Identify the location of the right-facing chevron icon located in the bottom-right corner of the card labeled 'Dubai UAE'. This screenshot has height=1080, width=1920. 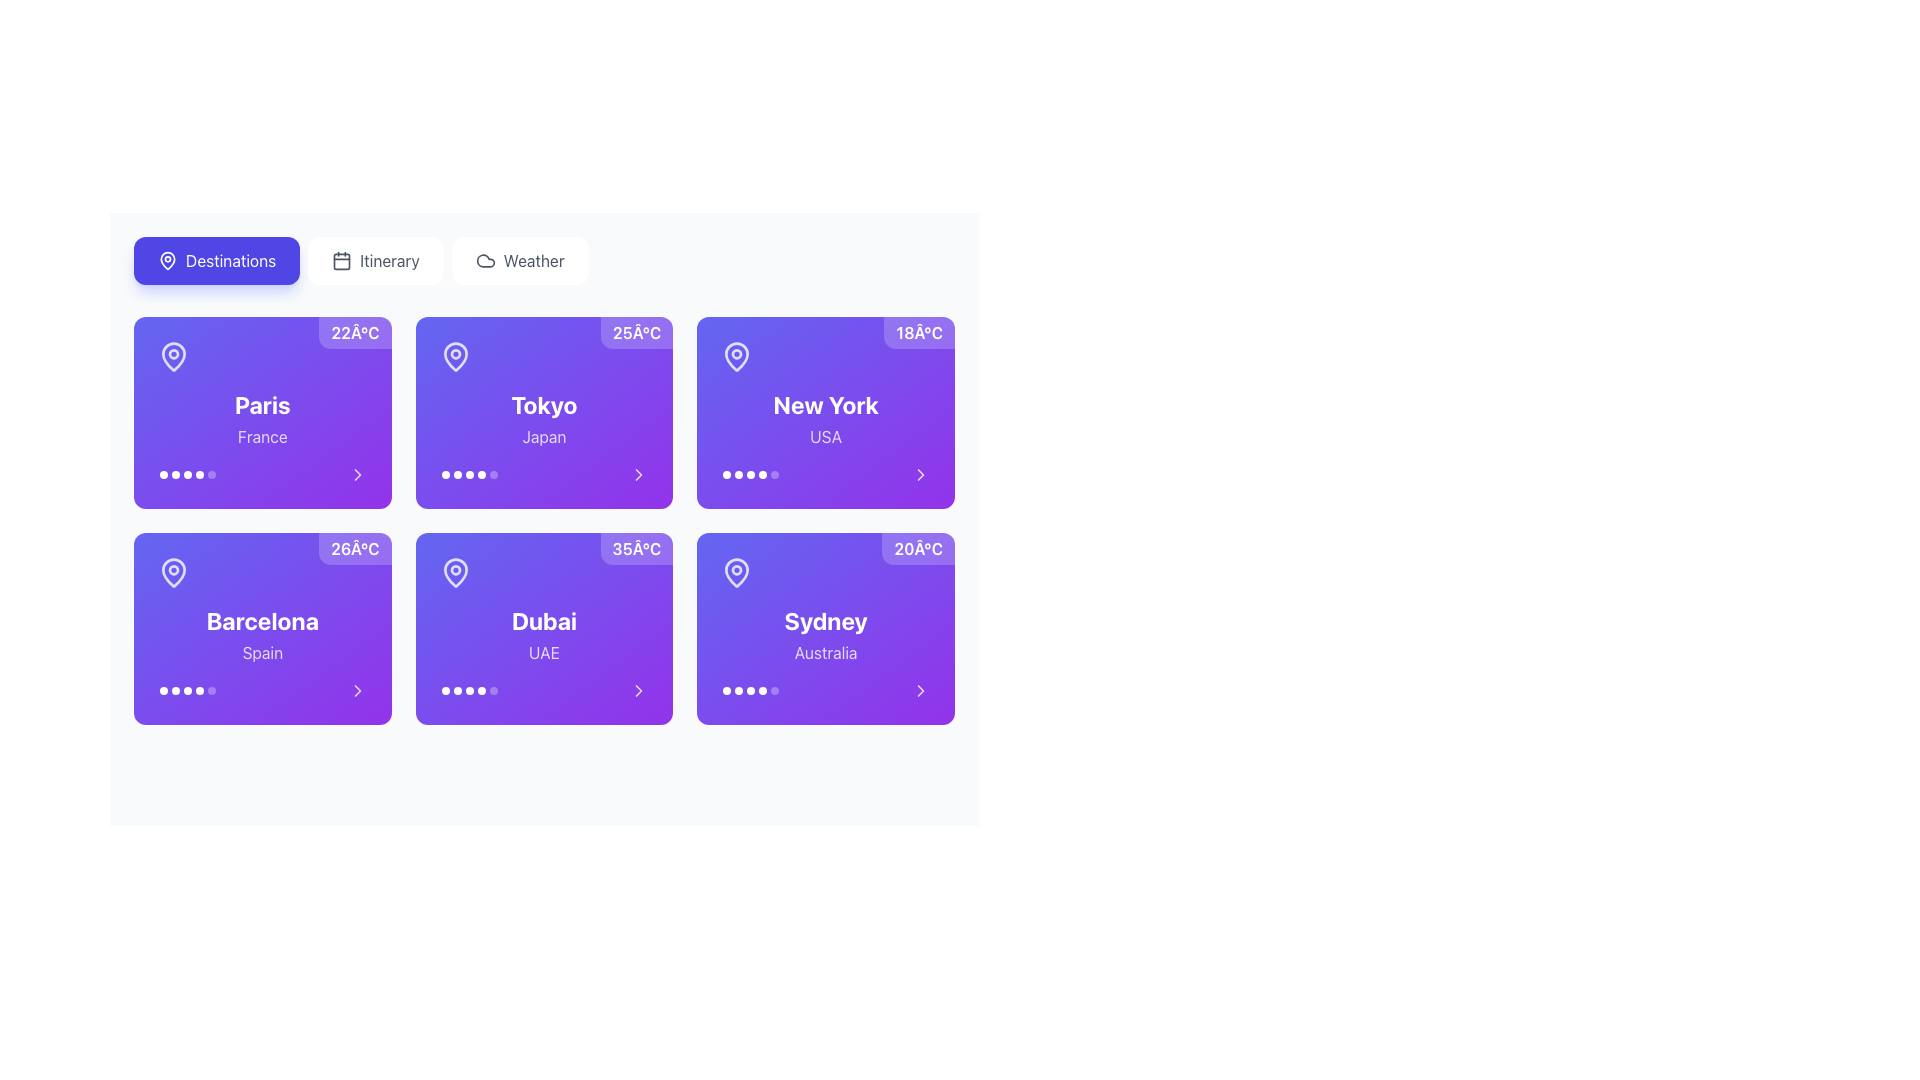
(638, 689).